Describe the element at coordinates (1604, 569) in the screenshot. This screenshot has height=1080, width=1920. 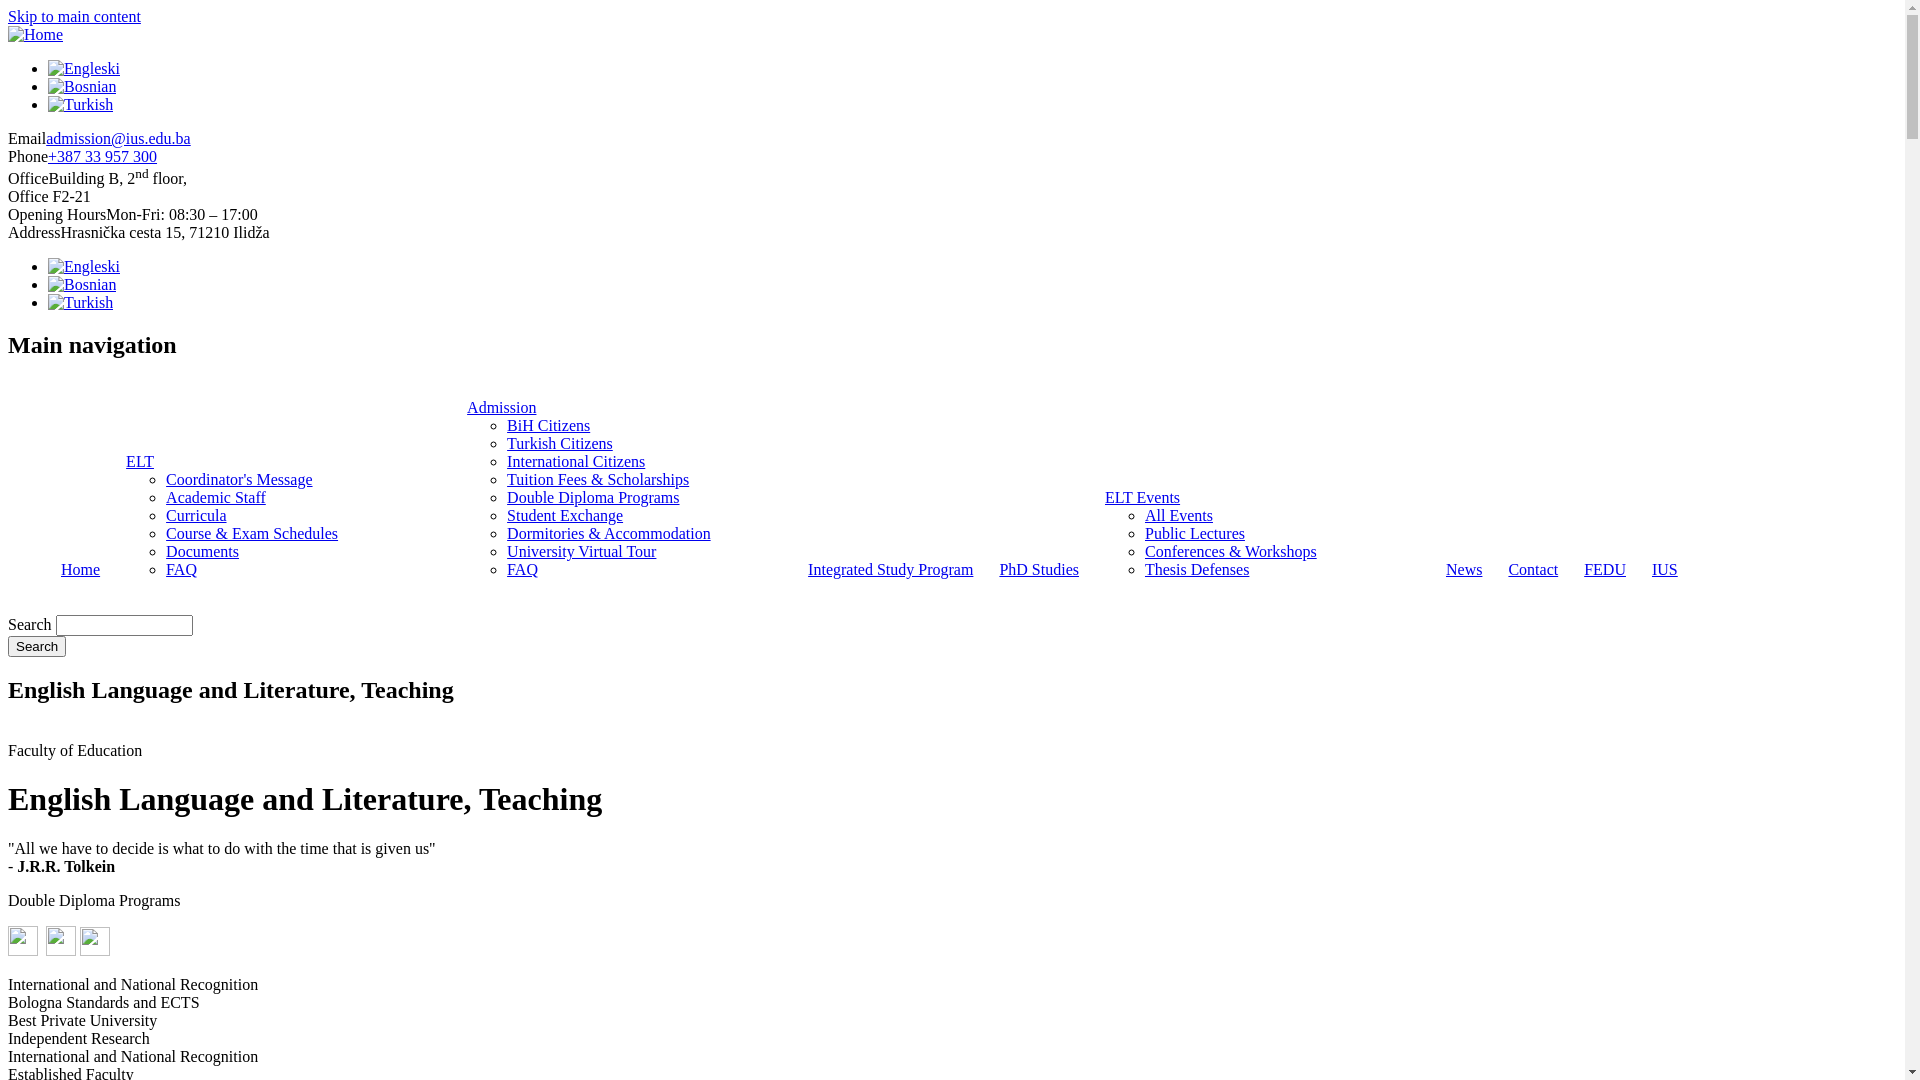
I see `'FEDU'` at that location.